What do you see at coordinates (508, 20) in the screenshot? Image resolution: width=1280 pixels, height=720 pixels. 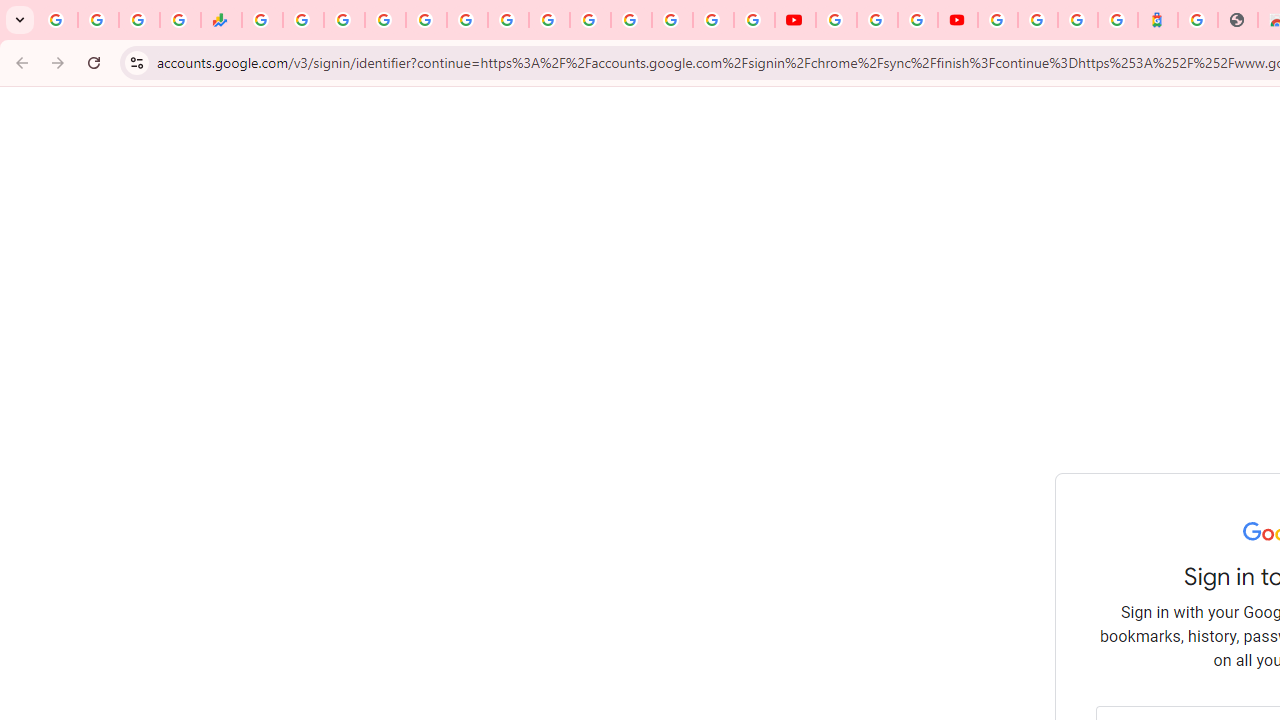 I see `'Android TV Policies and Guidelines - Transparency Center'` at bounding box center [508, 20].